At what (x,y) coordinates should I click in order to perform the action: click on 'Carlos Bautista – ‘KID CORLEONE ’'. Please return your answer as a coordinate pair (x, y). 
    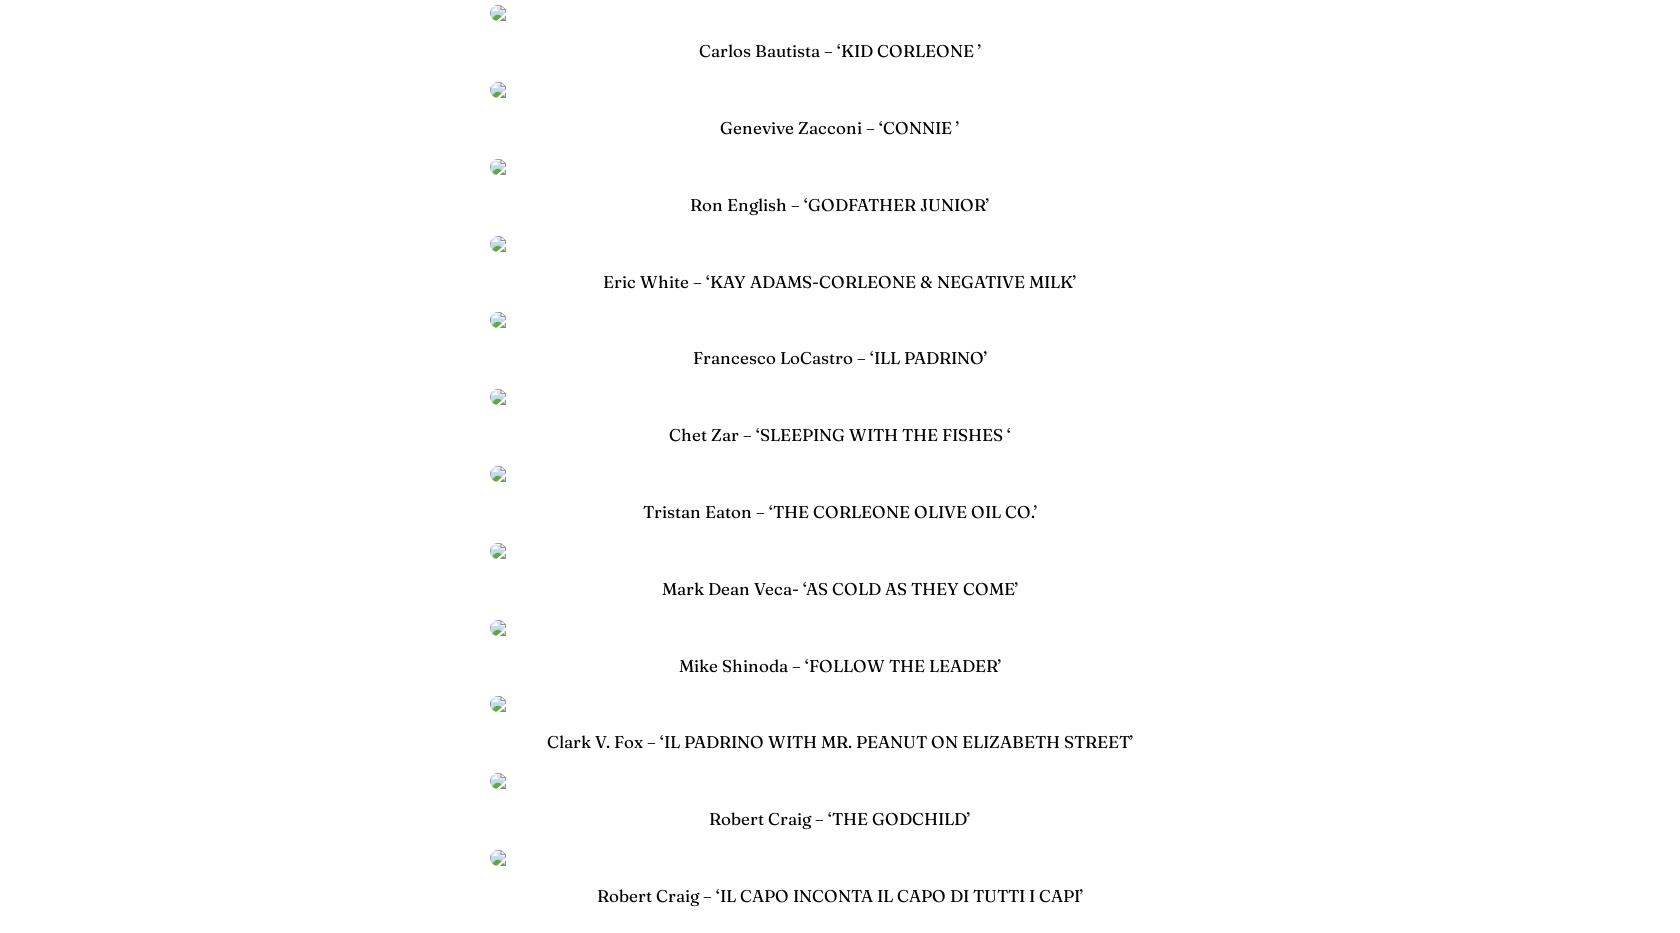
    Looking at the image, I should click on (839, 49).